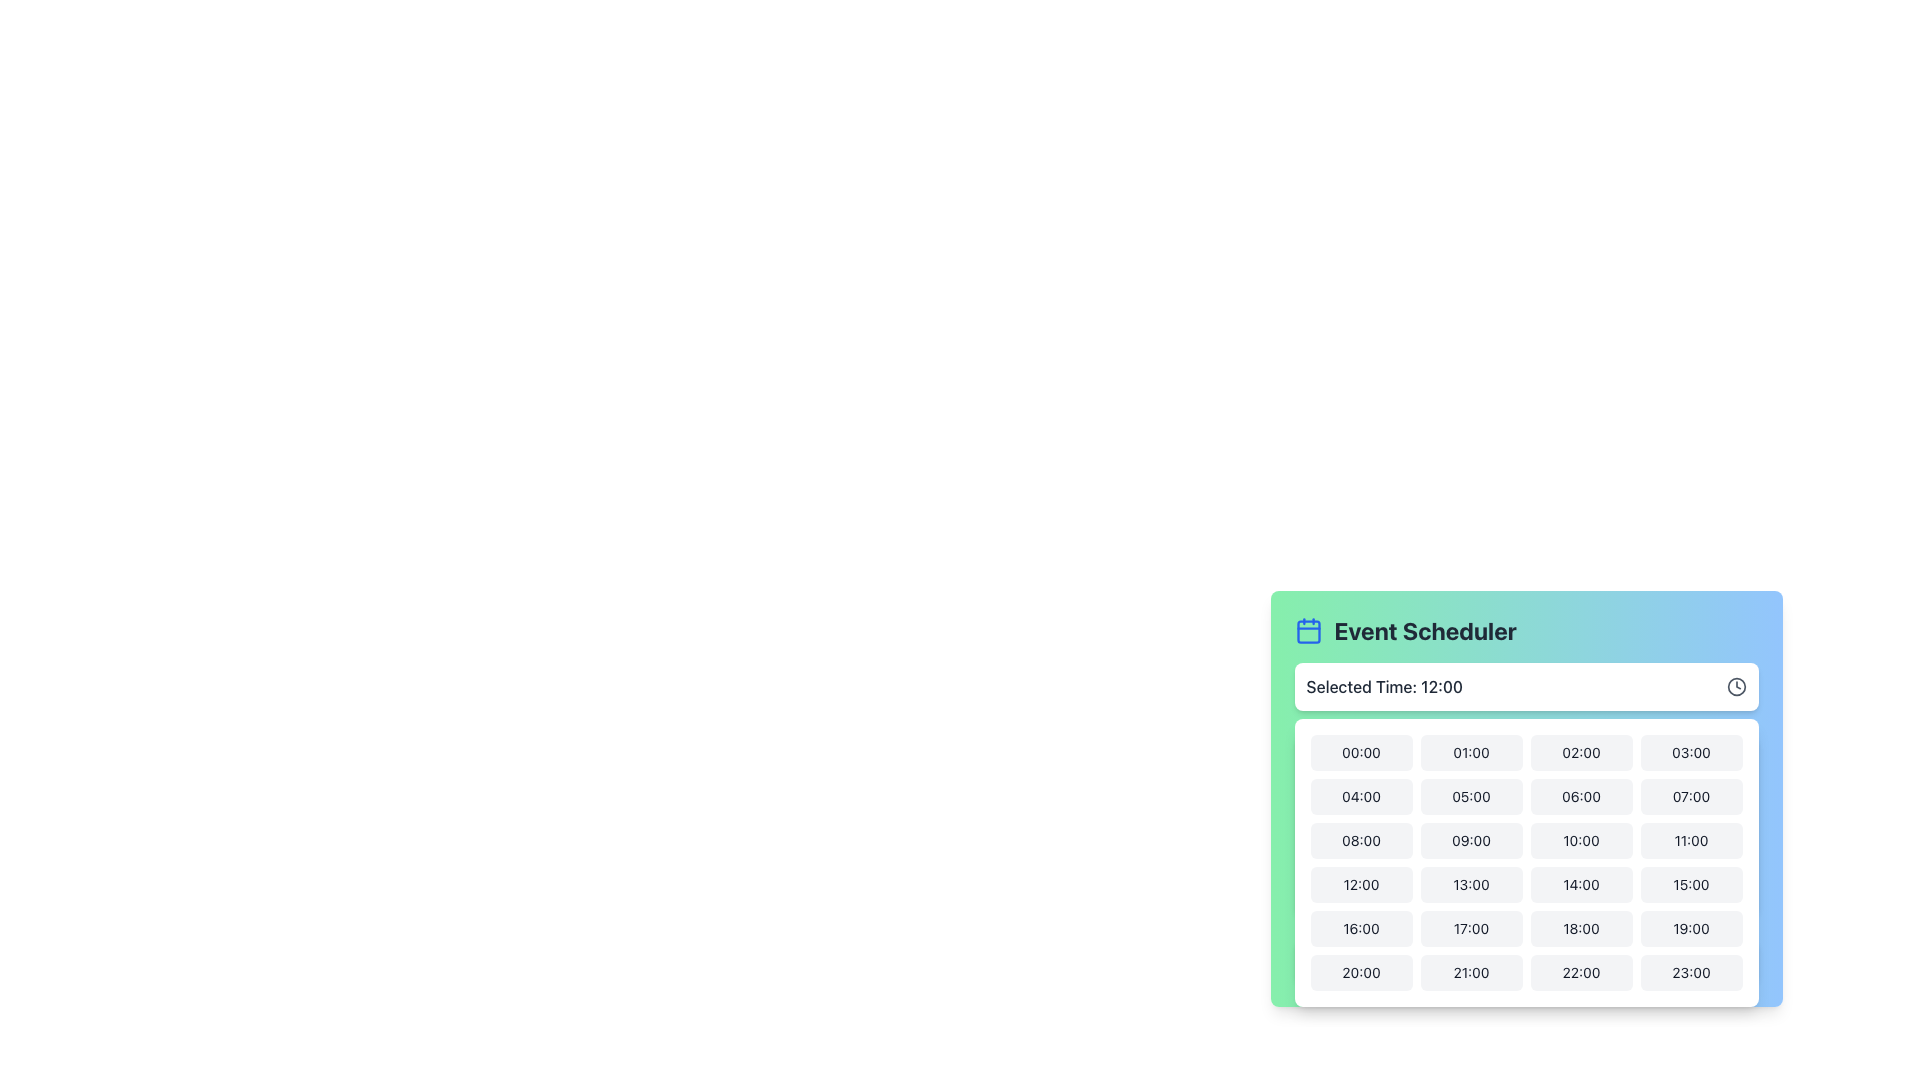  I want to click on the time selection button located in the first column of the fifth row in the 'Event Scheduler' modal, so click(1360, 929).